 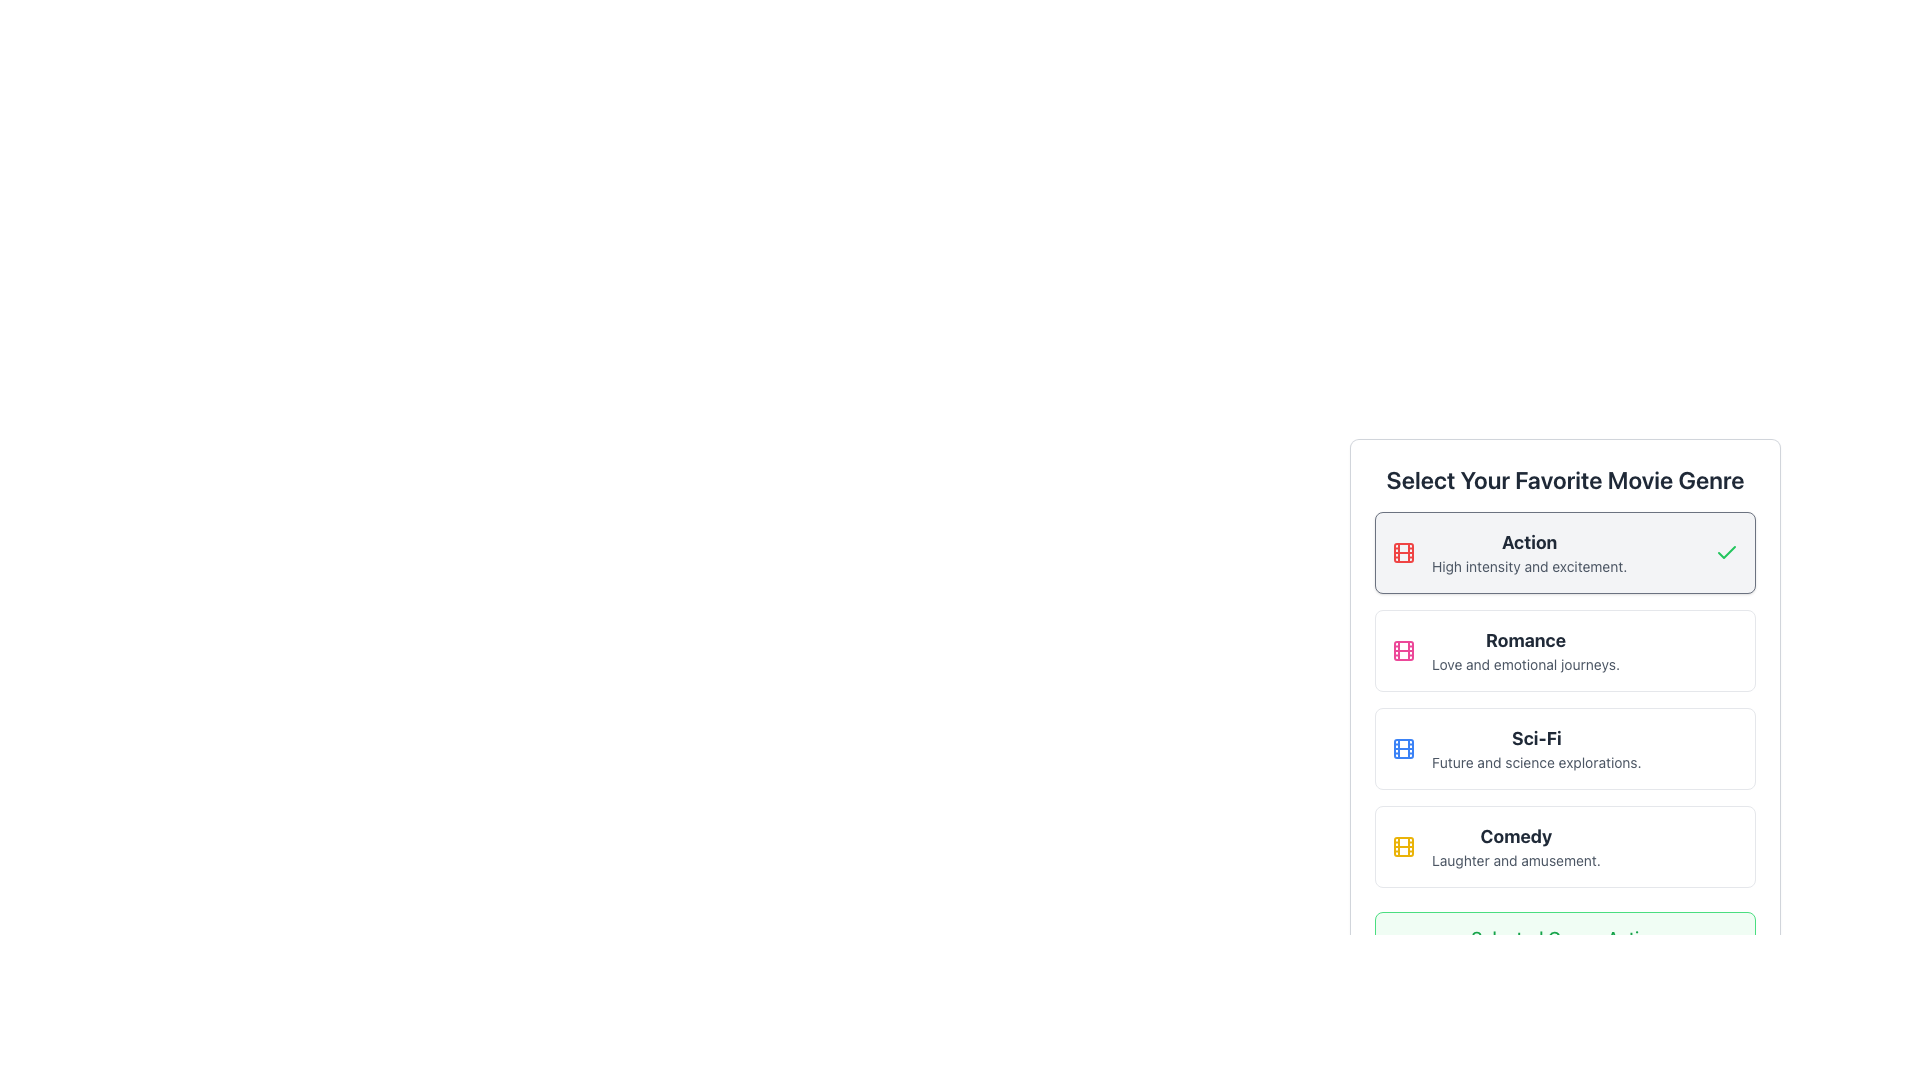 What do you see at coordinates (1535, 739) in the screenshot?
I see `the 'Sci-Fi' text label, which is the third element in a vertical list of movie genres, displayed in bold and large font above the description text` at bounding box center [1535, 739].